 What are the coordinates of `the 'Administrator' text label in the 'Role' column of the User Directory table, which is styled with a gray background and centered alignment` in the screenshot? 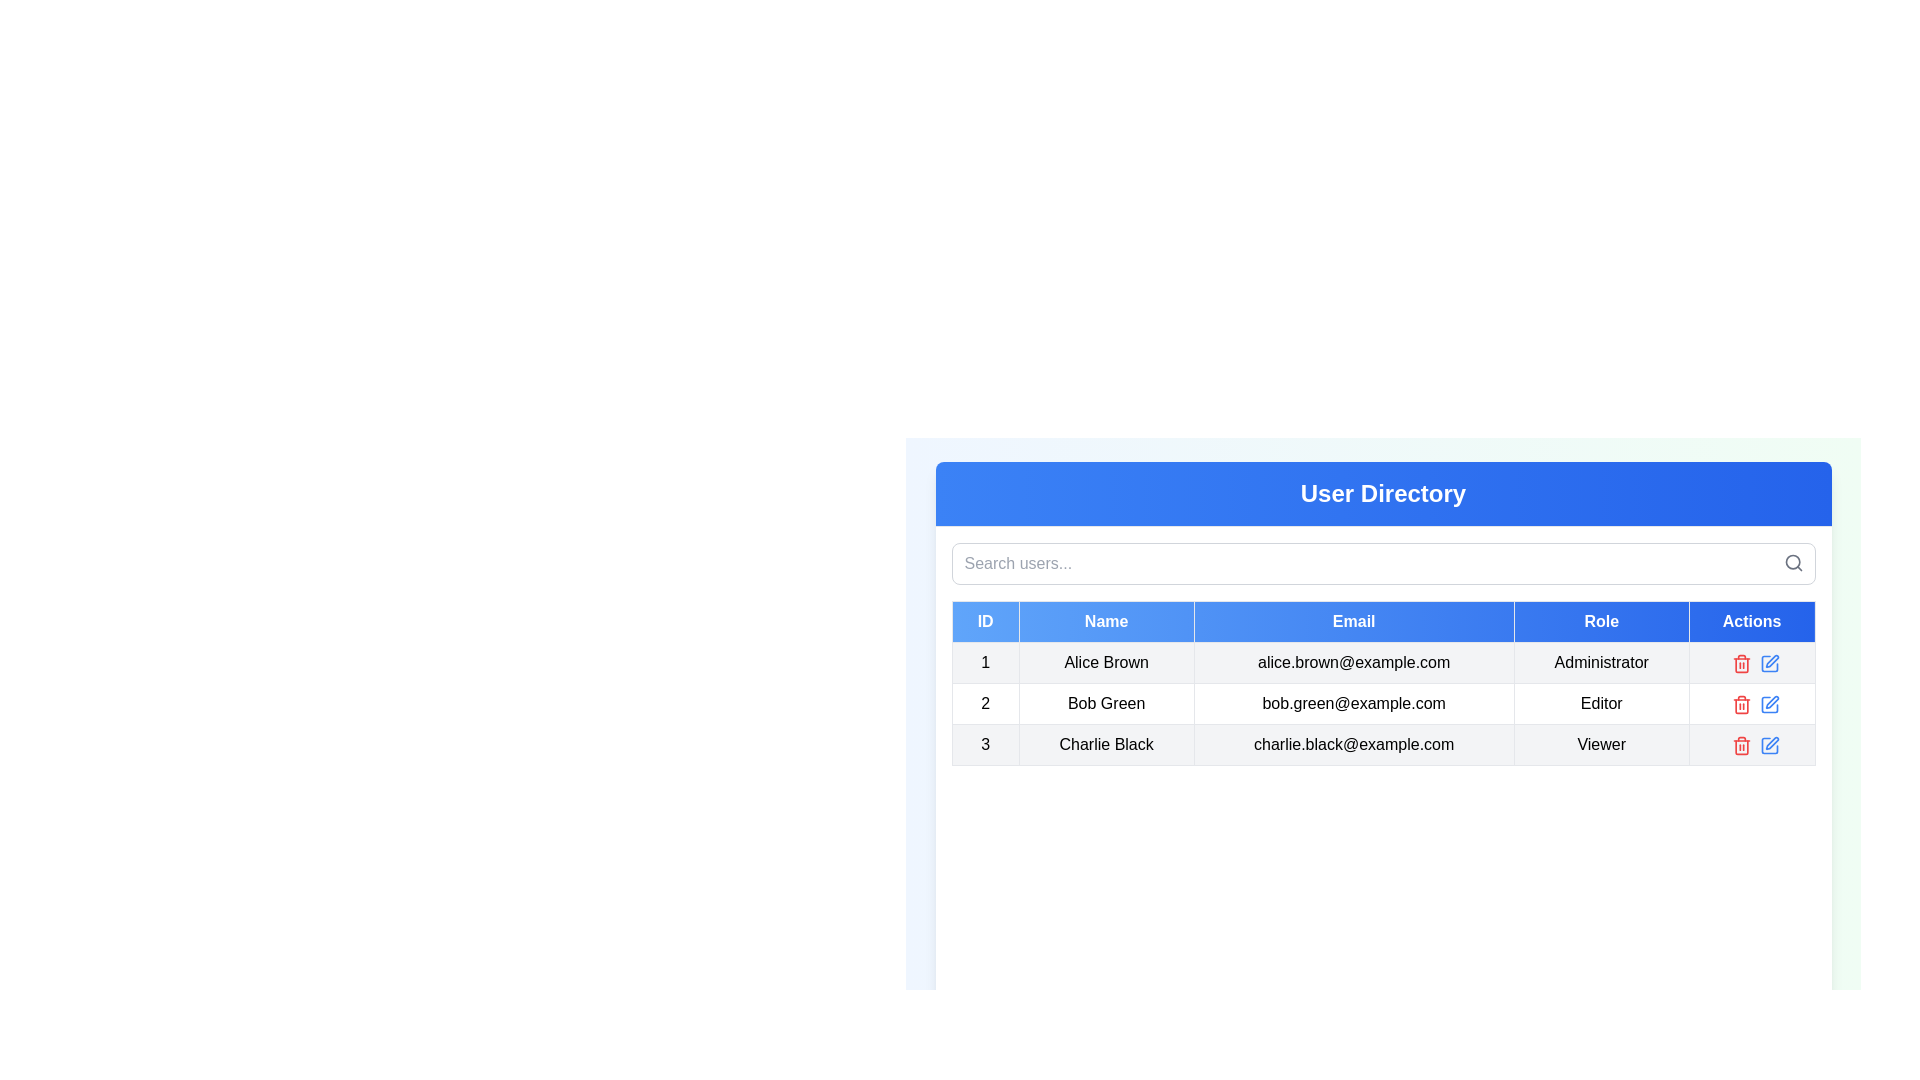 It's located at (1601, 663).